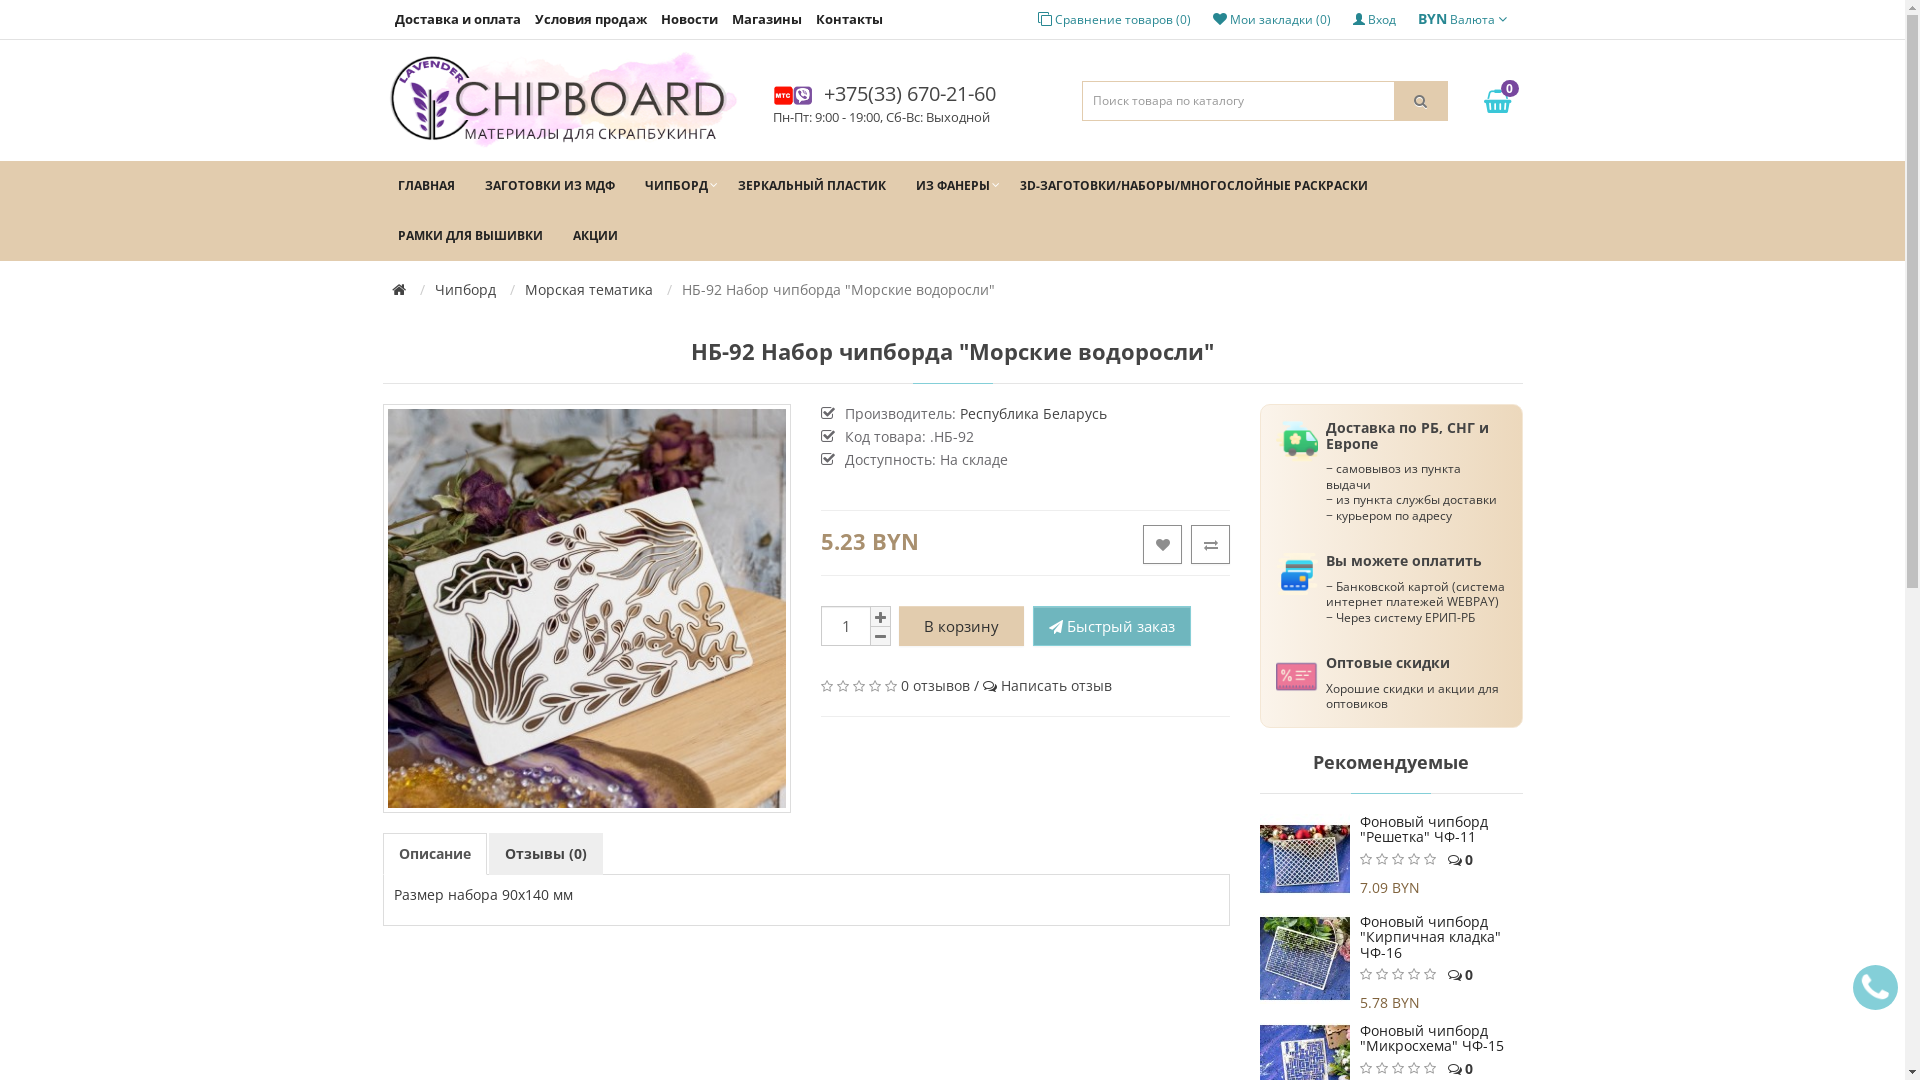  I want to click on '+375(33) 670-21-60', so click(816, 93).